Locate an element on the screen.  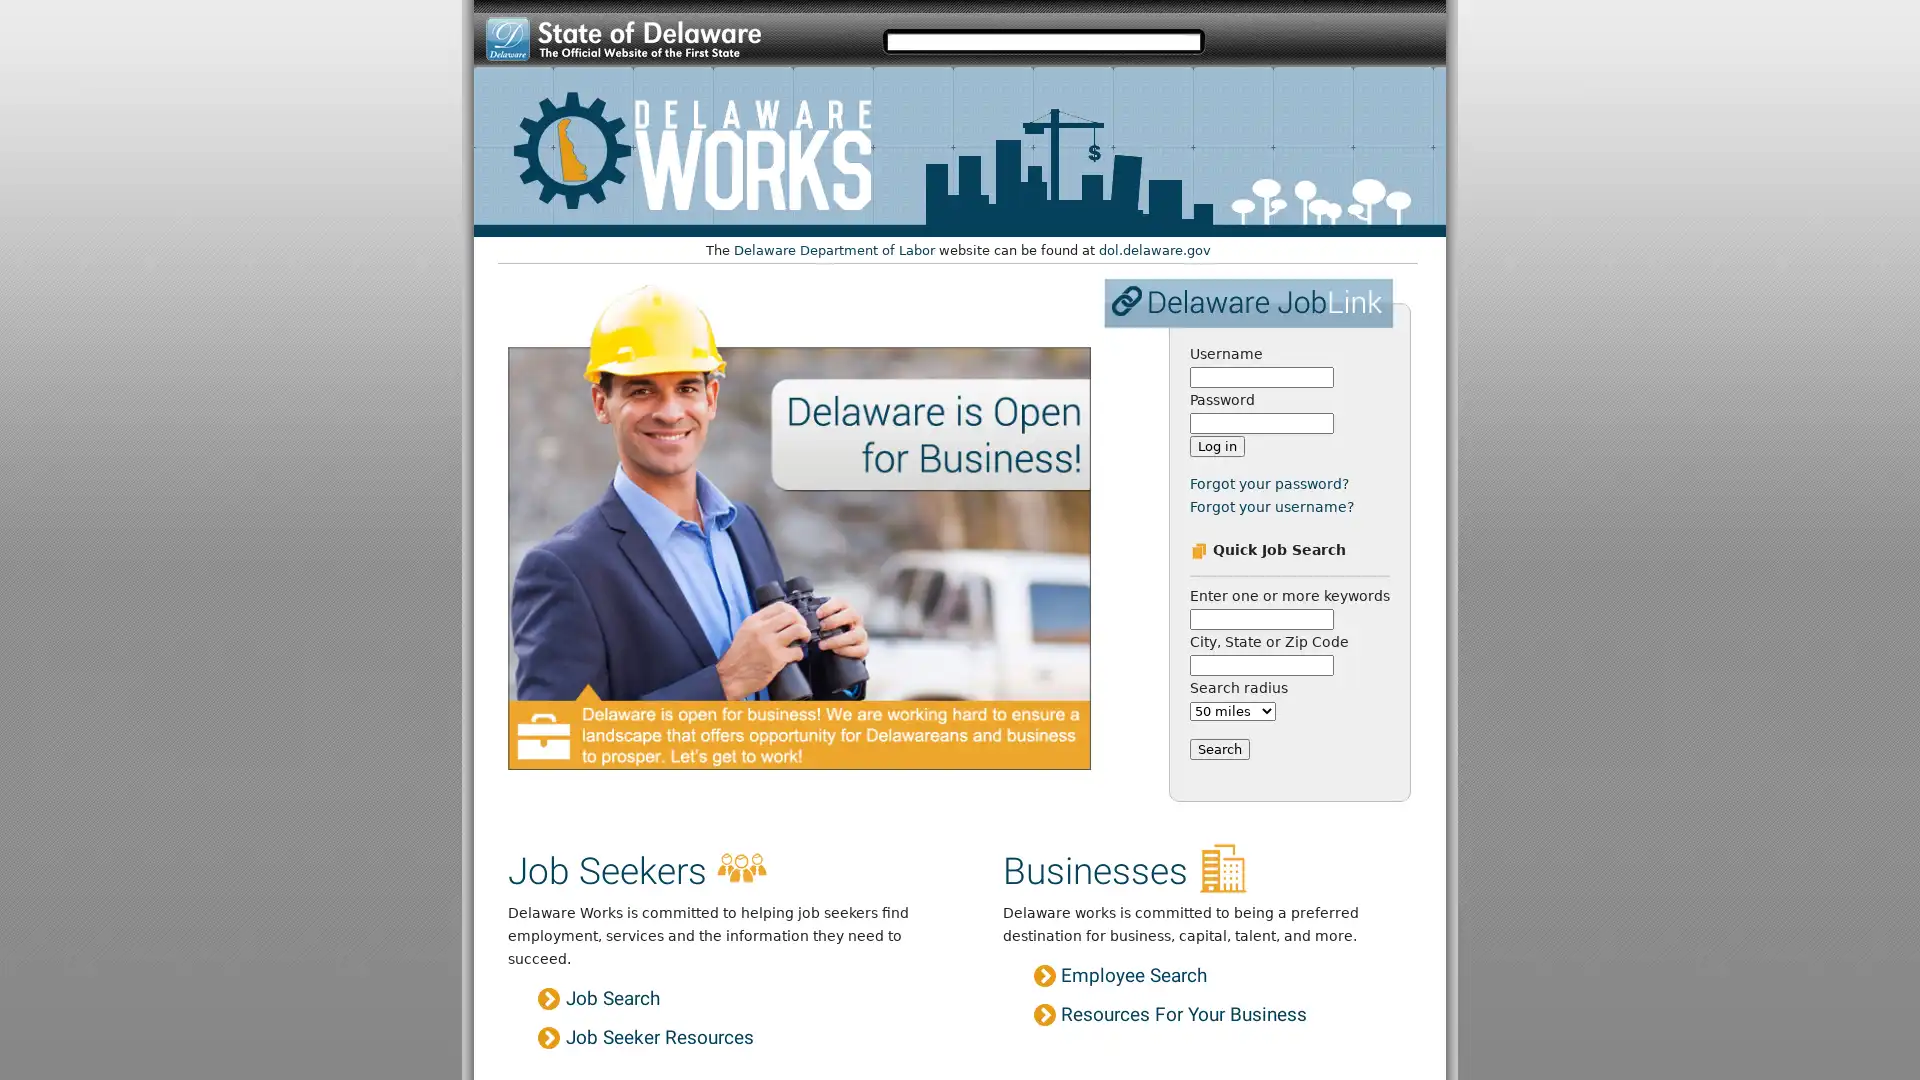
Log in is located at coordinates (1215, 445).